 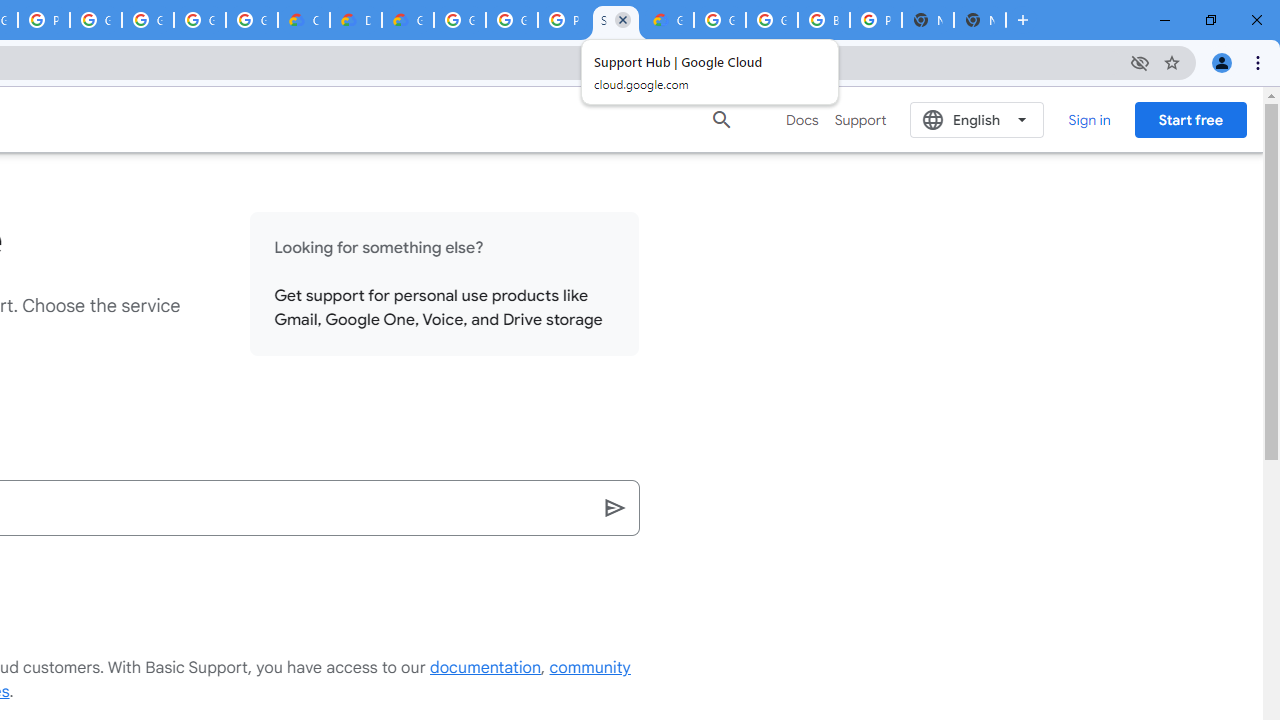 I want to click on 'Support Hub | Google Cloud', so click(x=615, y=20).